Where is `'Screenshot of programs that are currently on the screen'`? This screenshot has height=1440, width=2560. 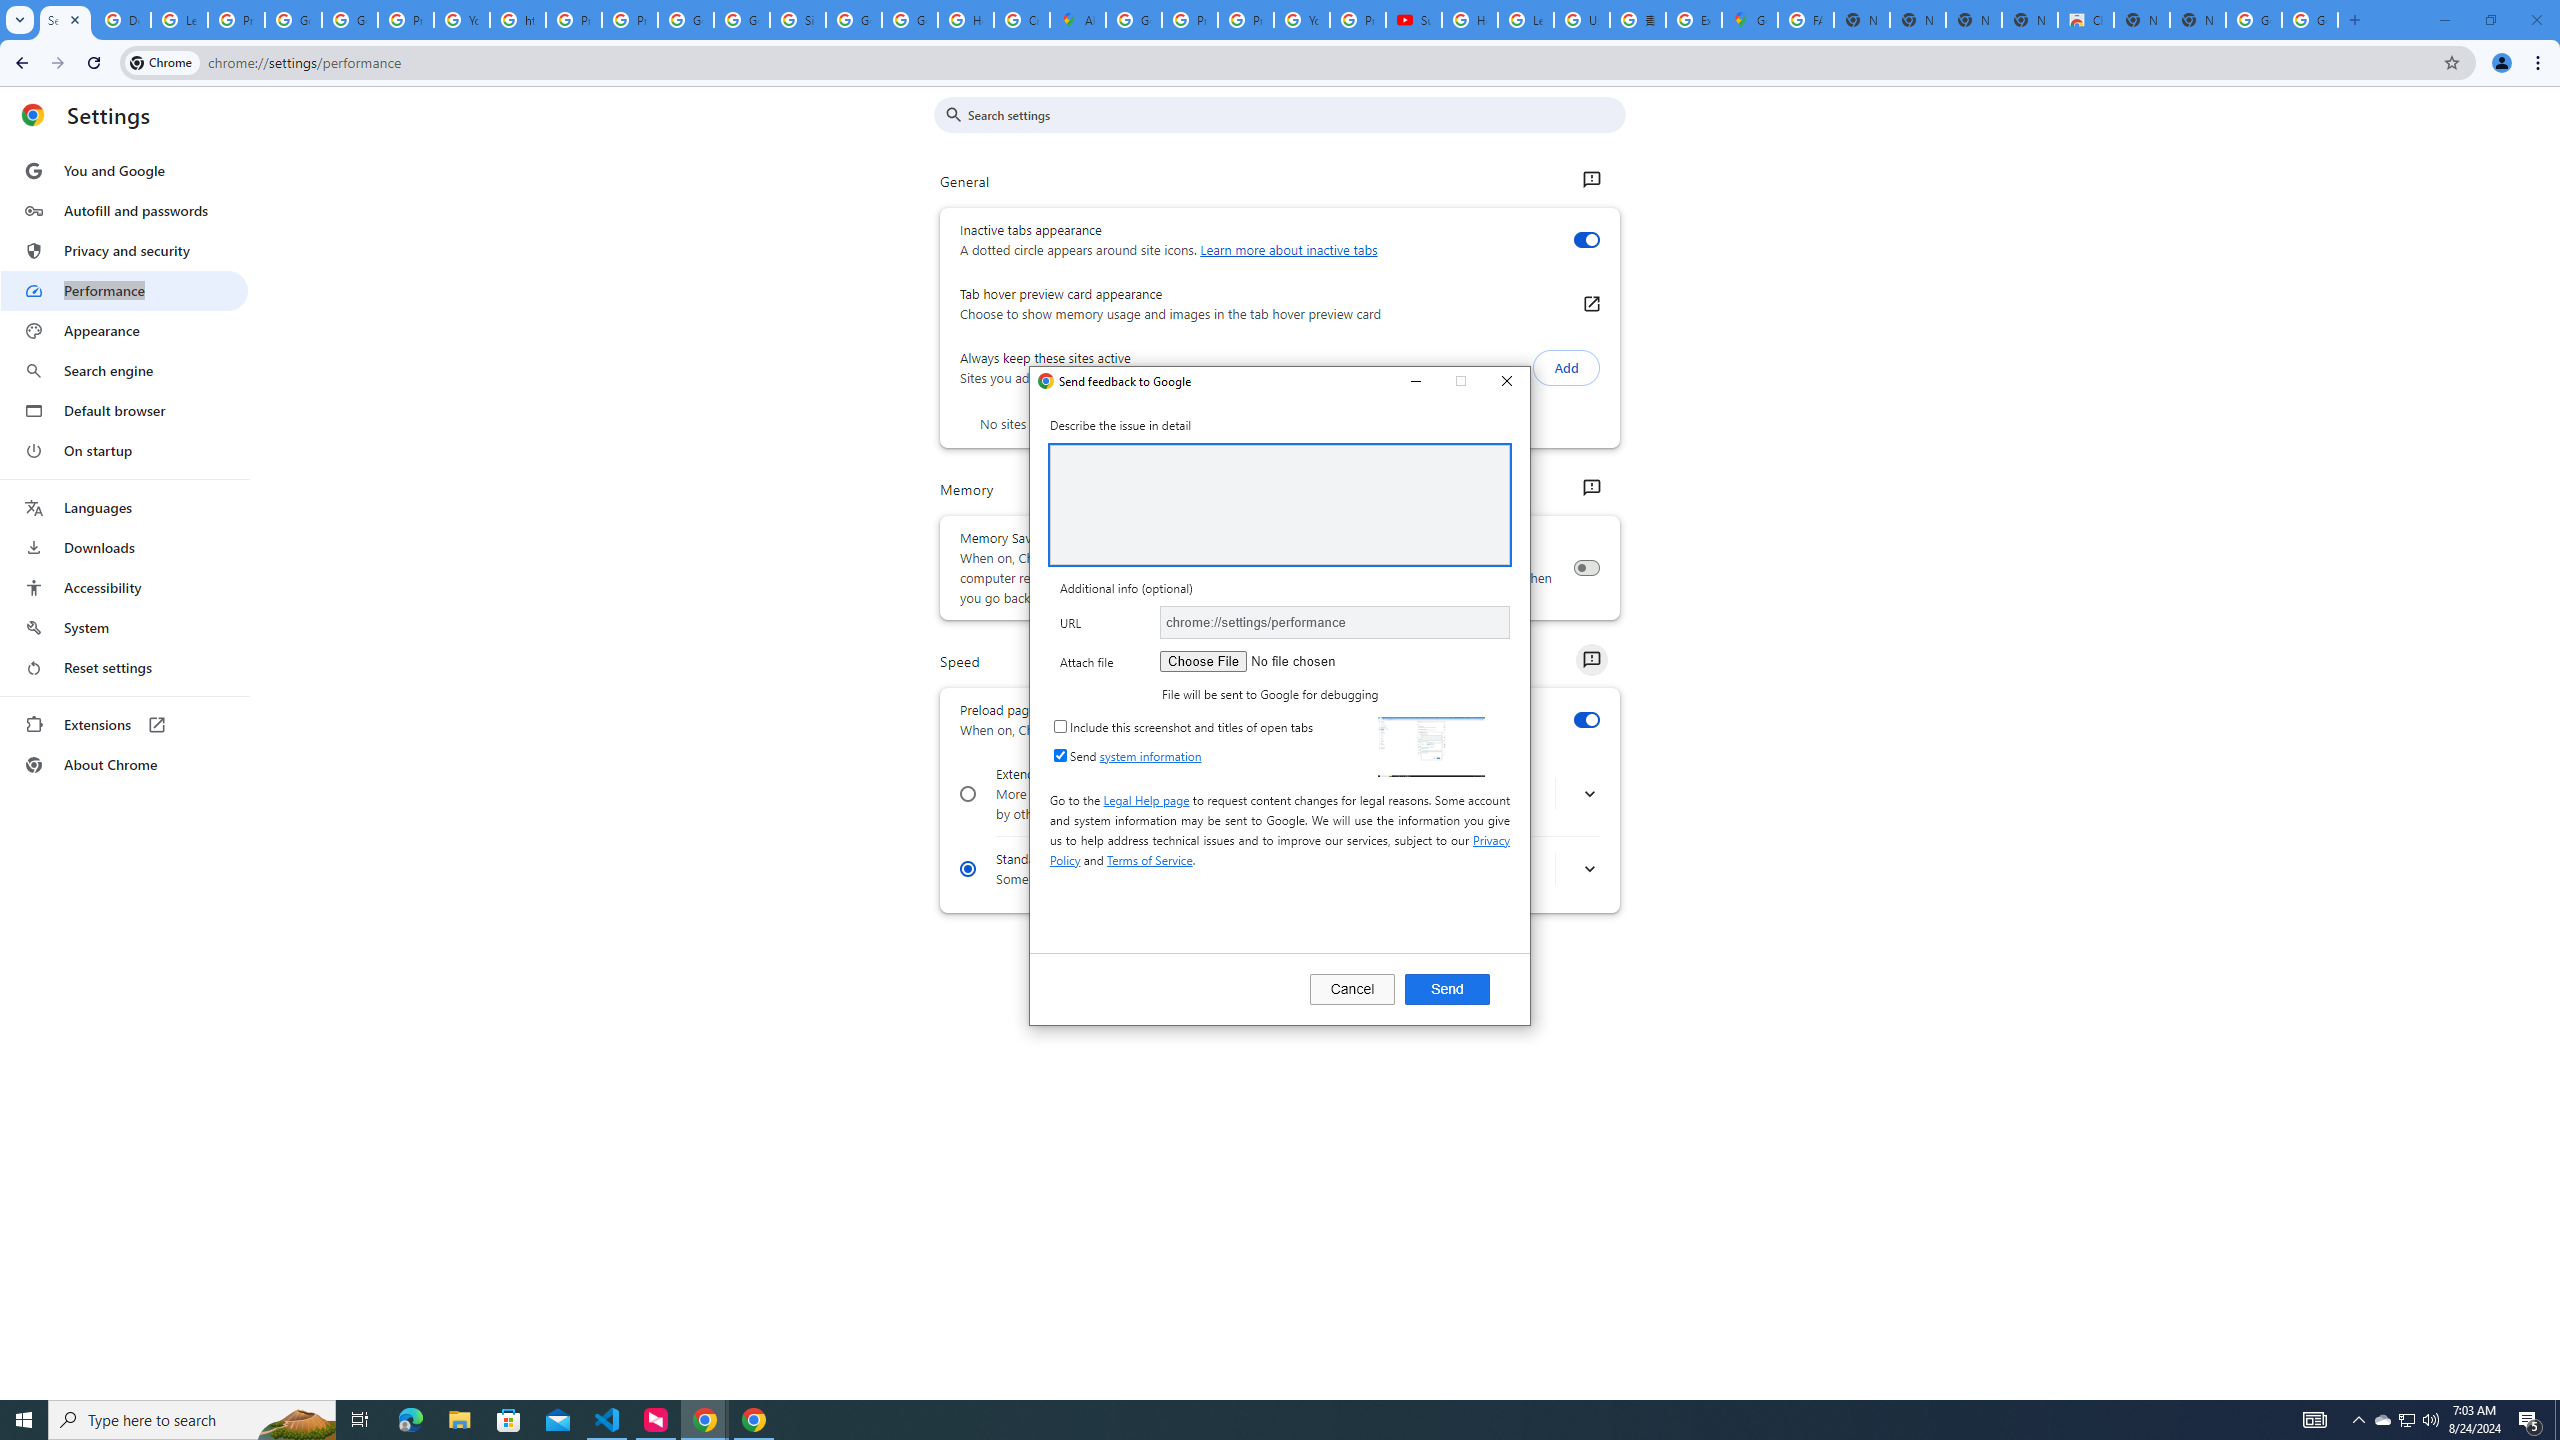
'Screenshot of programs that are currently on the screen' is located at coordinates (1430, 746).